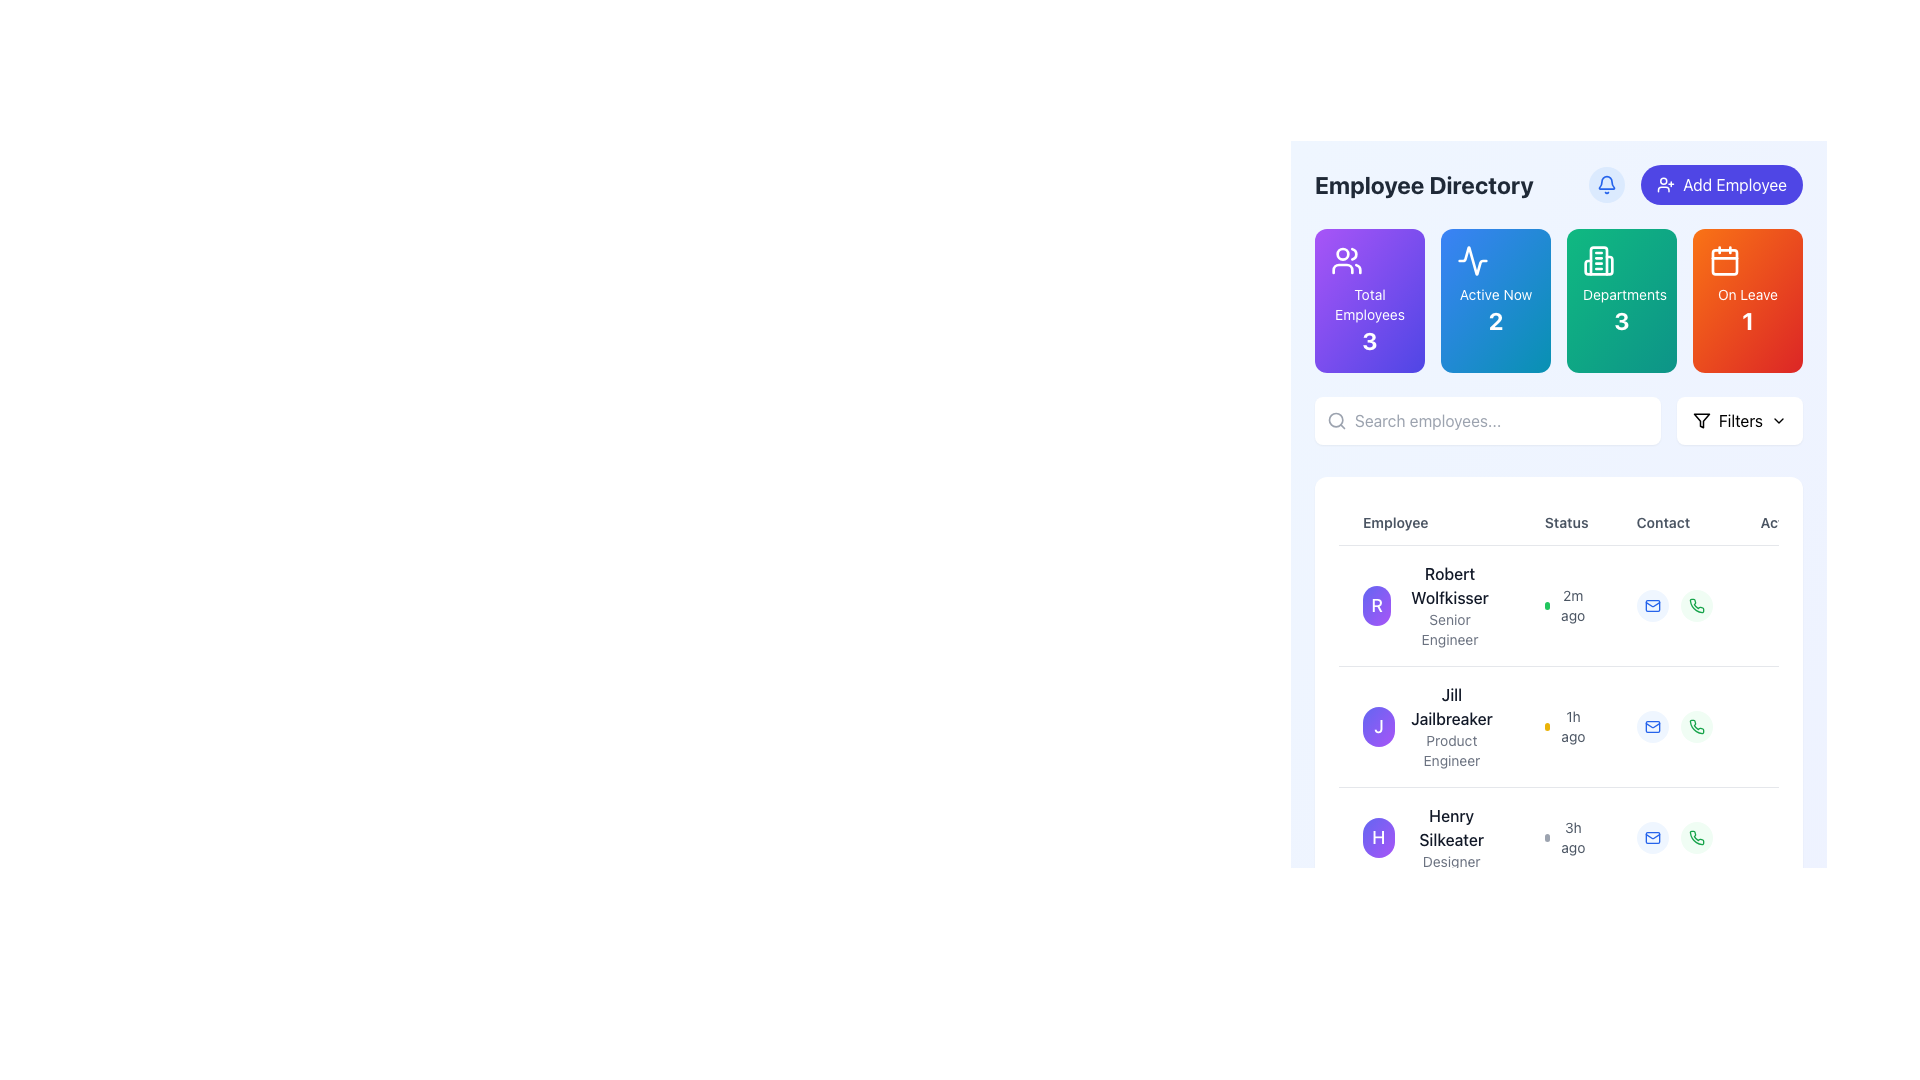  What do you see at coordinates (1695, 837) in the screenshot?
I see `the circular green button with a phone icon located at the rightmost of the 'Contact' column for the user 'Henry Silkeater'` at bounding box center [1695, 837].